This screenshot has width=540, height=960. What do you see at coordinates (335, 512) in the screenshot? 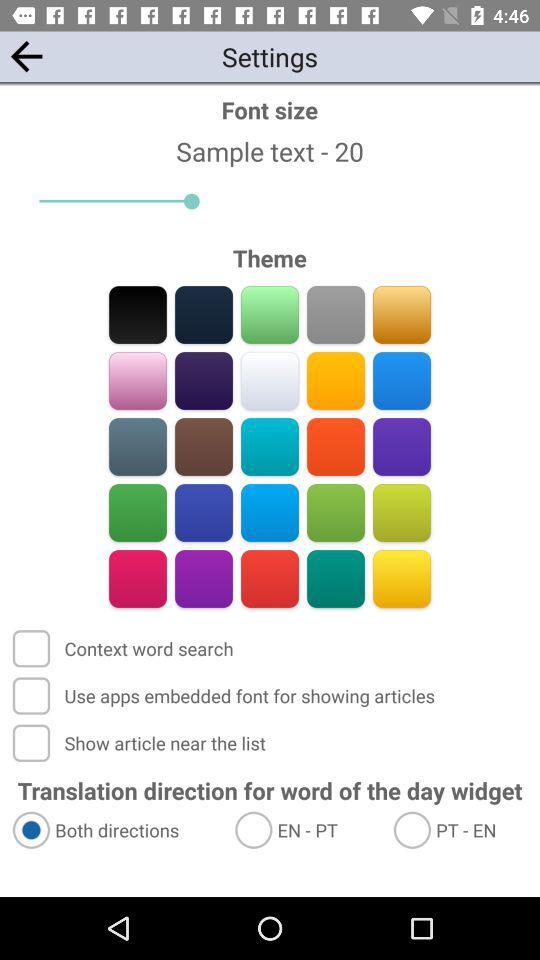
I see `color selection` at bounding box center [335, 512].